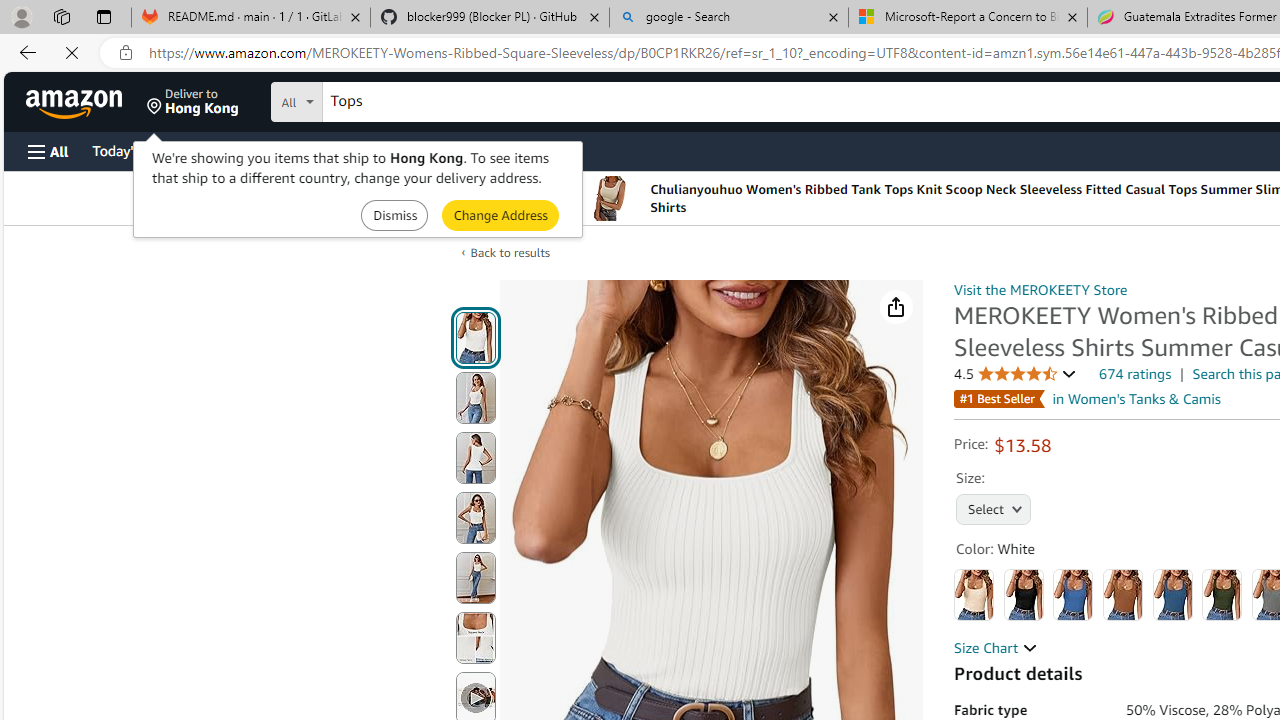 The width and height of the screenshot is (1280, 720). I want to click on 'Amazon', so click(76, 101).